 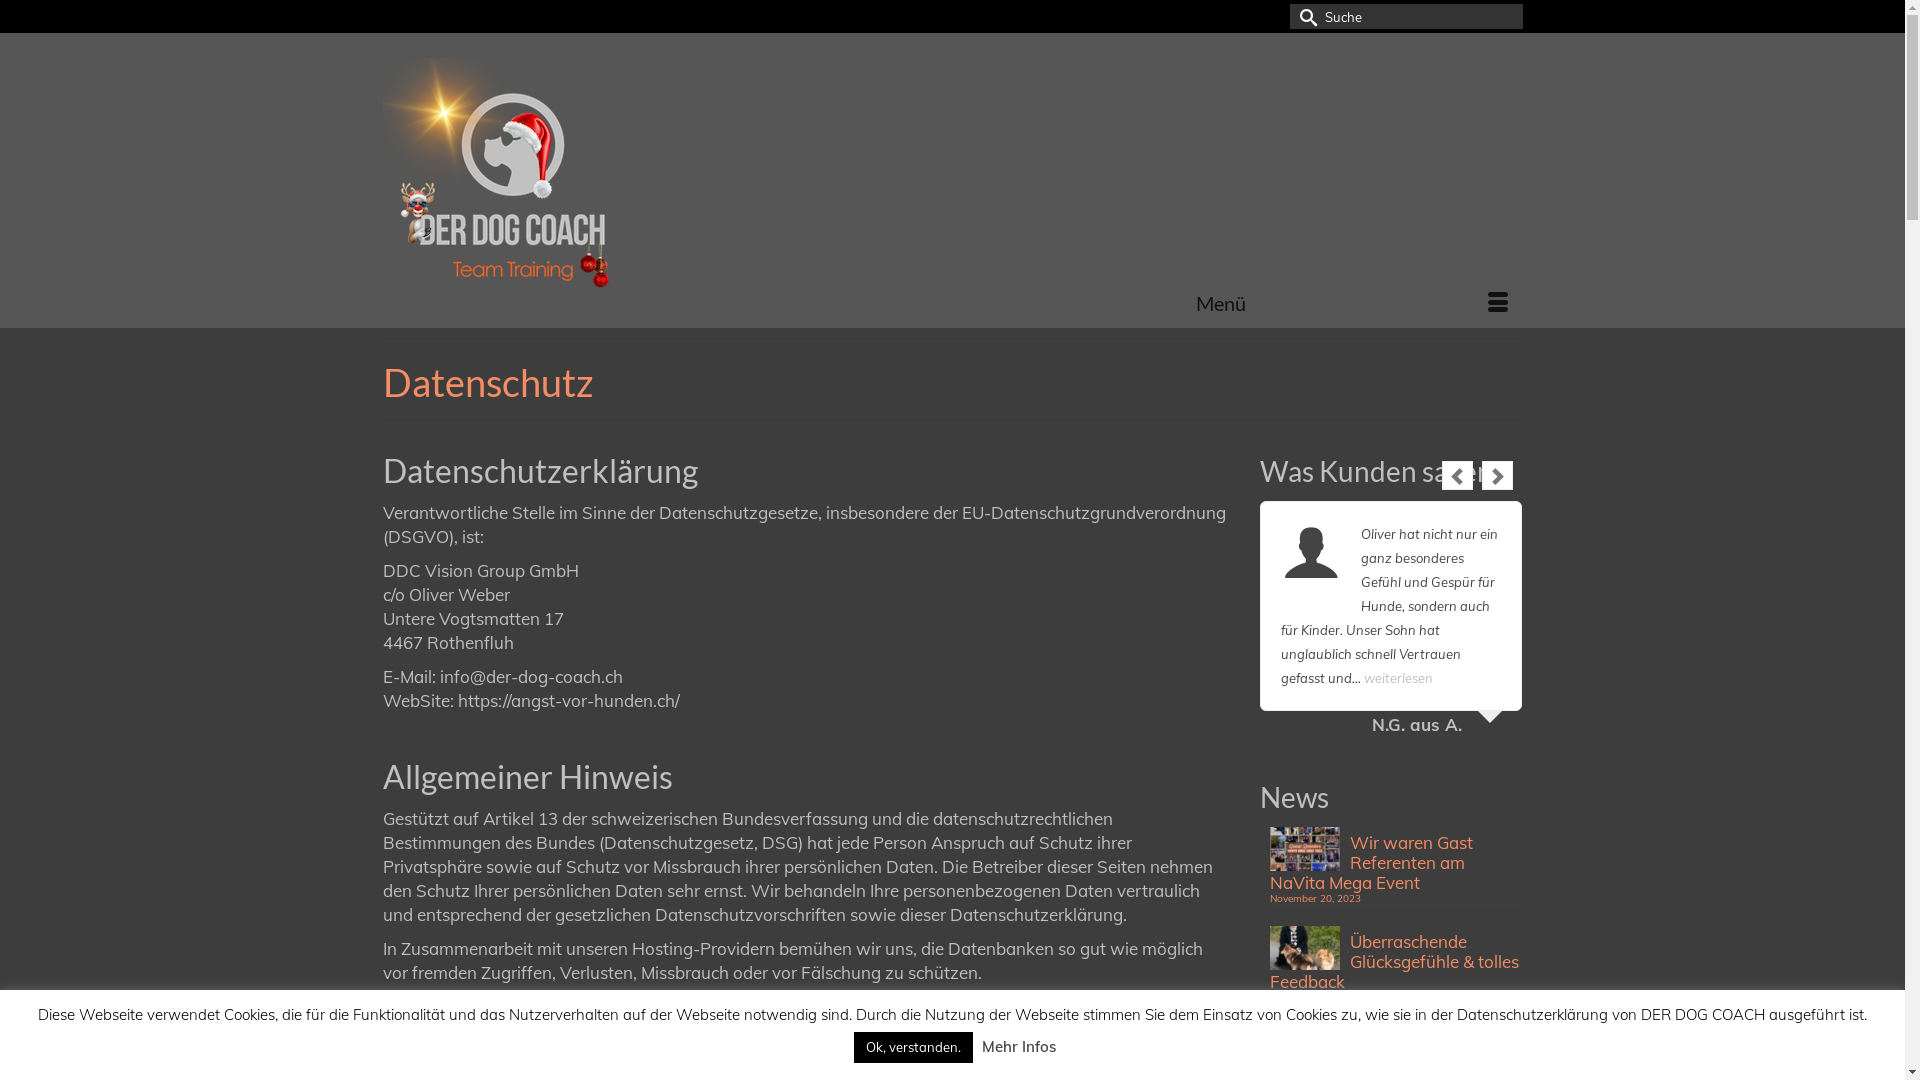 I want to click on 'weiterlesen', so click(x=1397, y=677).